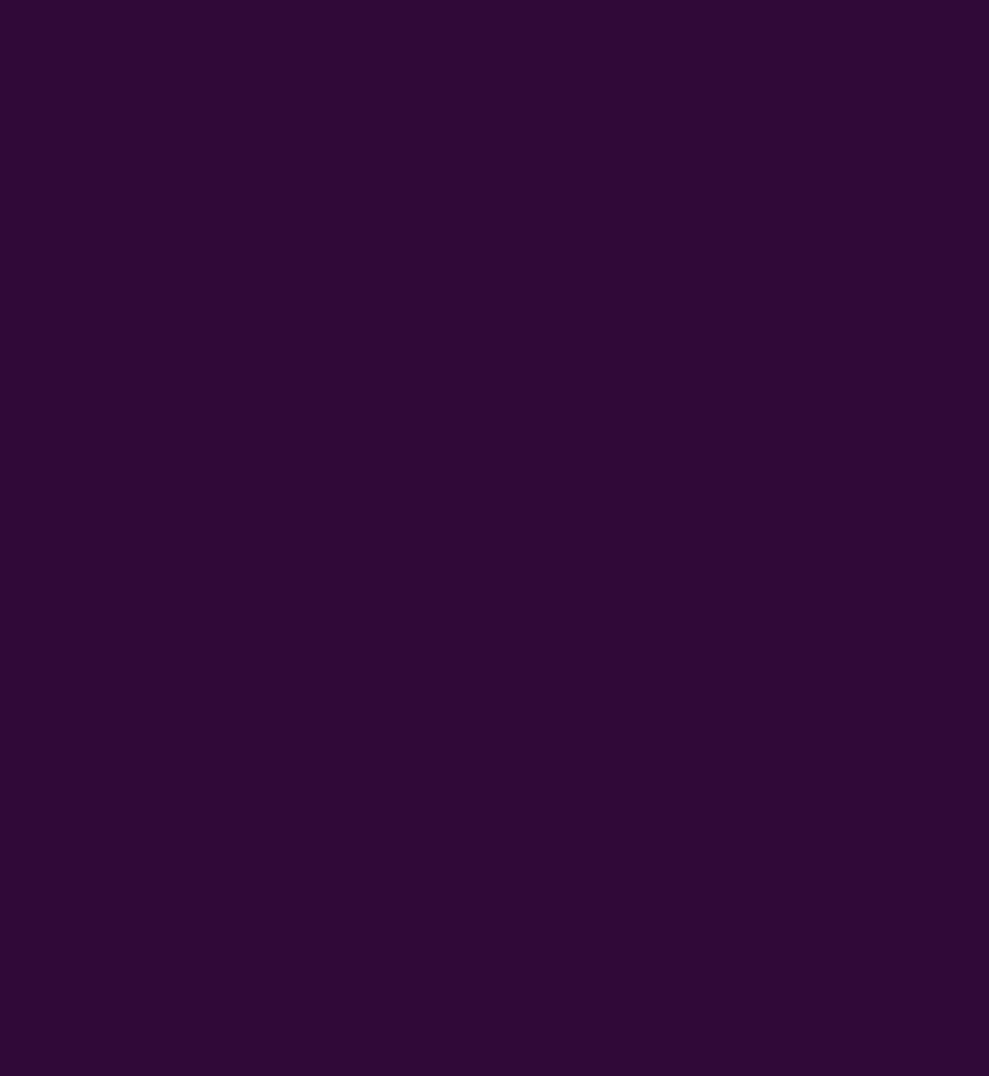 Image resolution: width=989 pixels, height=1076 pixels. I want to click on 'Casino Games', so click(174, 380).